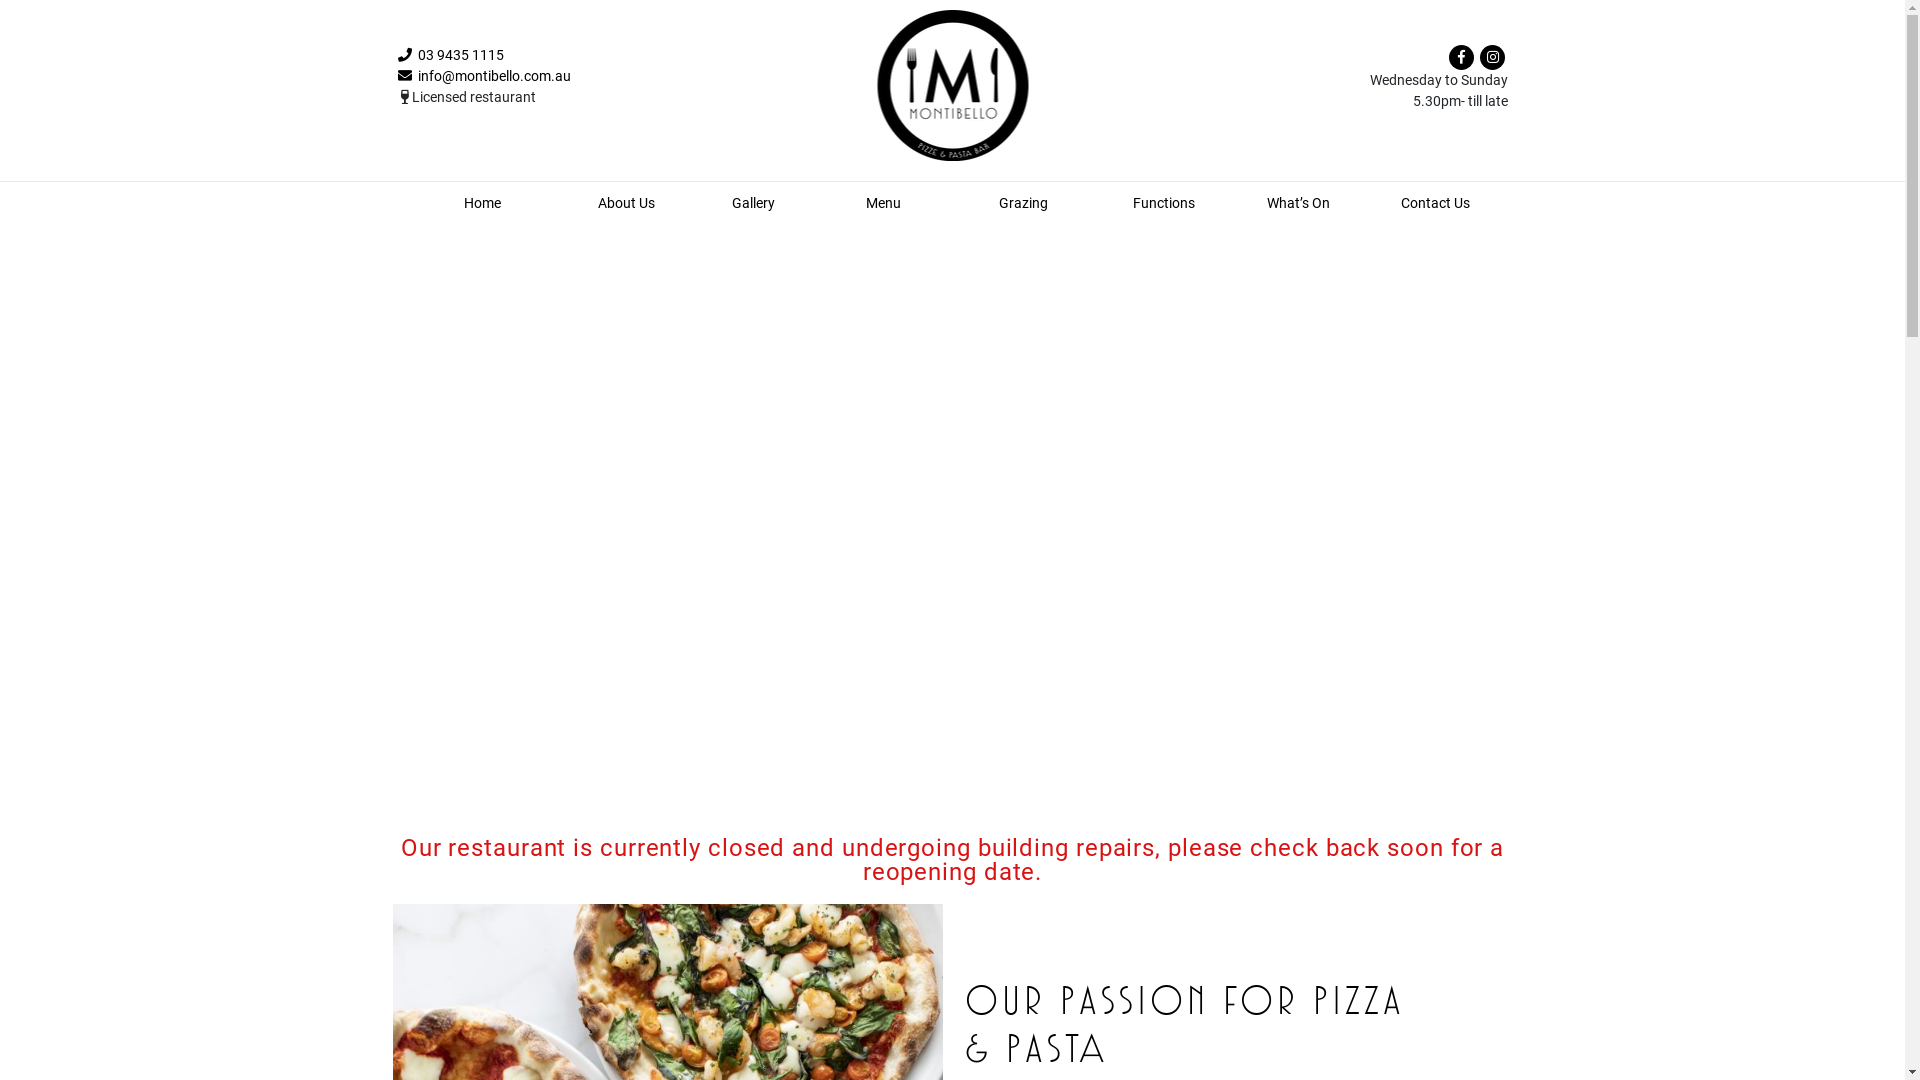 This screenshot has height=1080, width=1920. Describe the element at coordinates (882, 203) in the screenshot. I see `'Menu'` at that location.